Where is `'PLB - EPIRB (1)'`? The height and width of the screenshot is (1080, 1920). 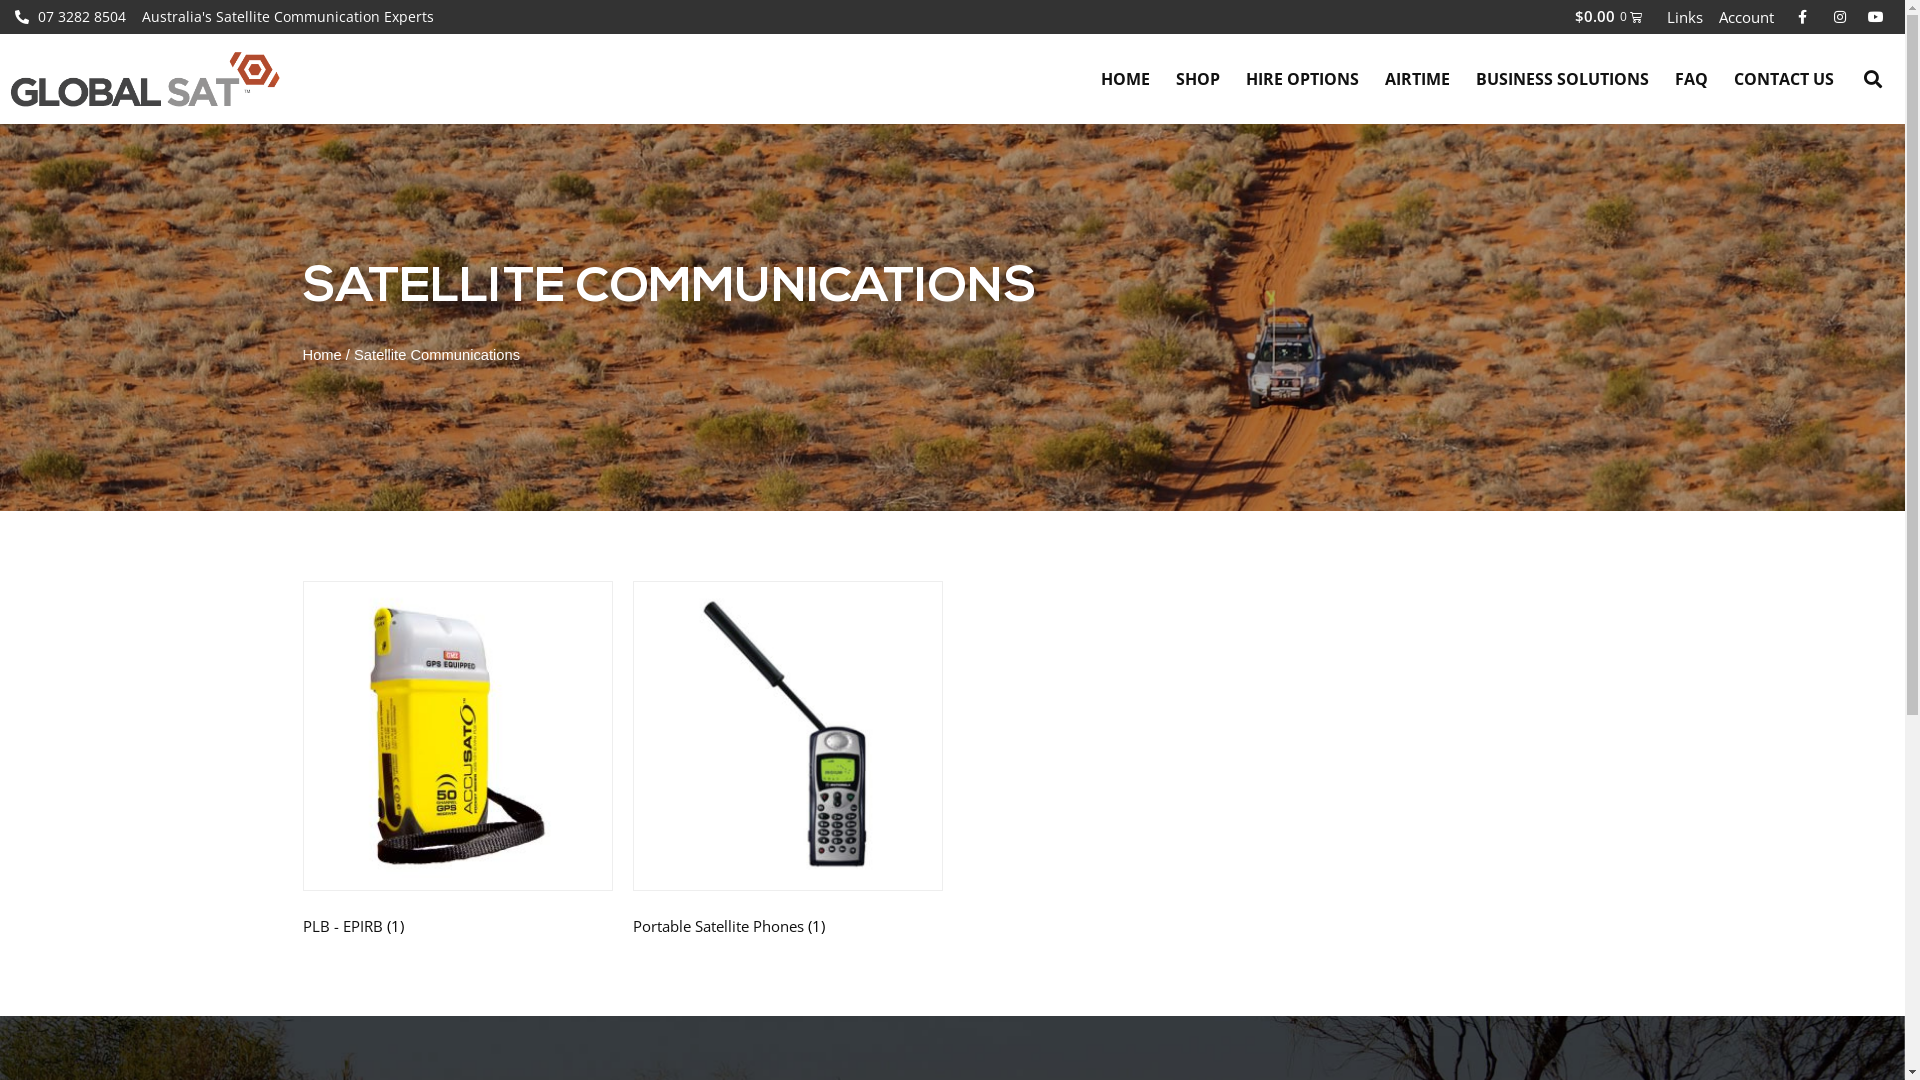 'PLB - EPIRB (1)' is located at coordinates (455, 763).